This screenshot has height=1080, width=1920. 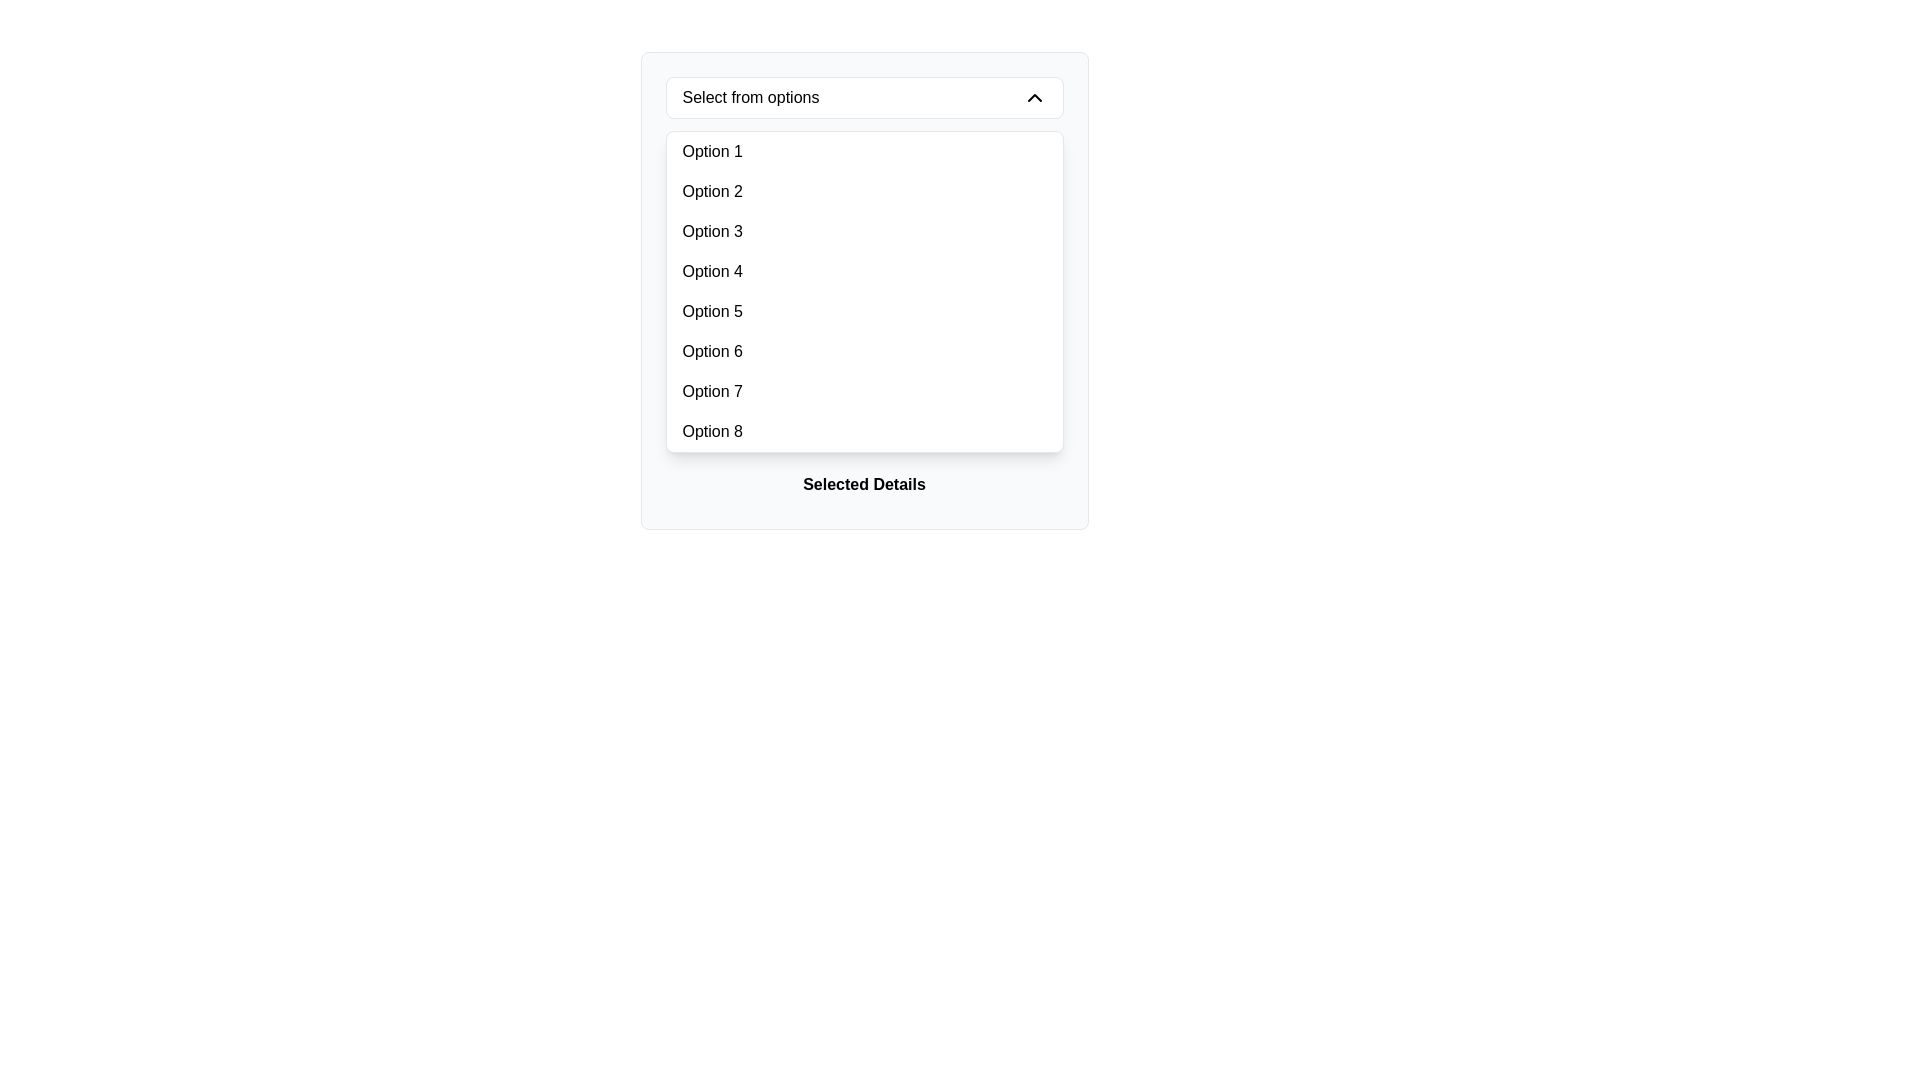 What do you see at coordinates (864, 312) in the screenshot?
I see `the fifth item in the dropdown list, located between 'Option 4' and 'Option 6'` at bounding box center [864, 312].